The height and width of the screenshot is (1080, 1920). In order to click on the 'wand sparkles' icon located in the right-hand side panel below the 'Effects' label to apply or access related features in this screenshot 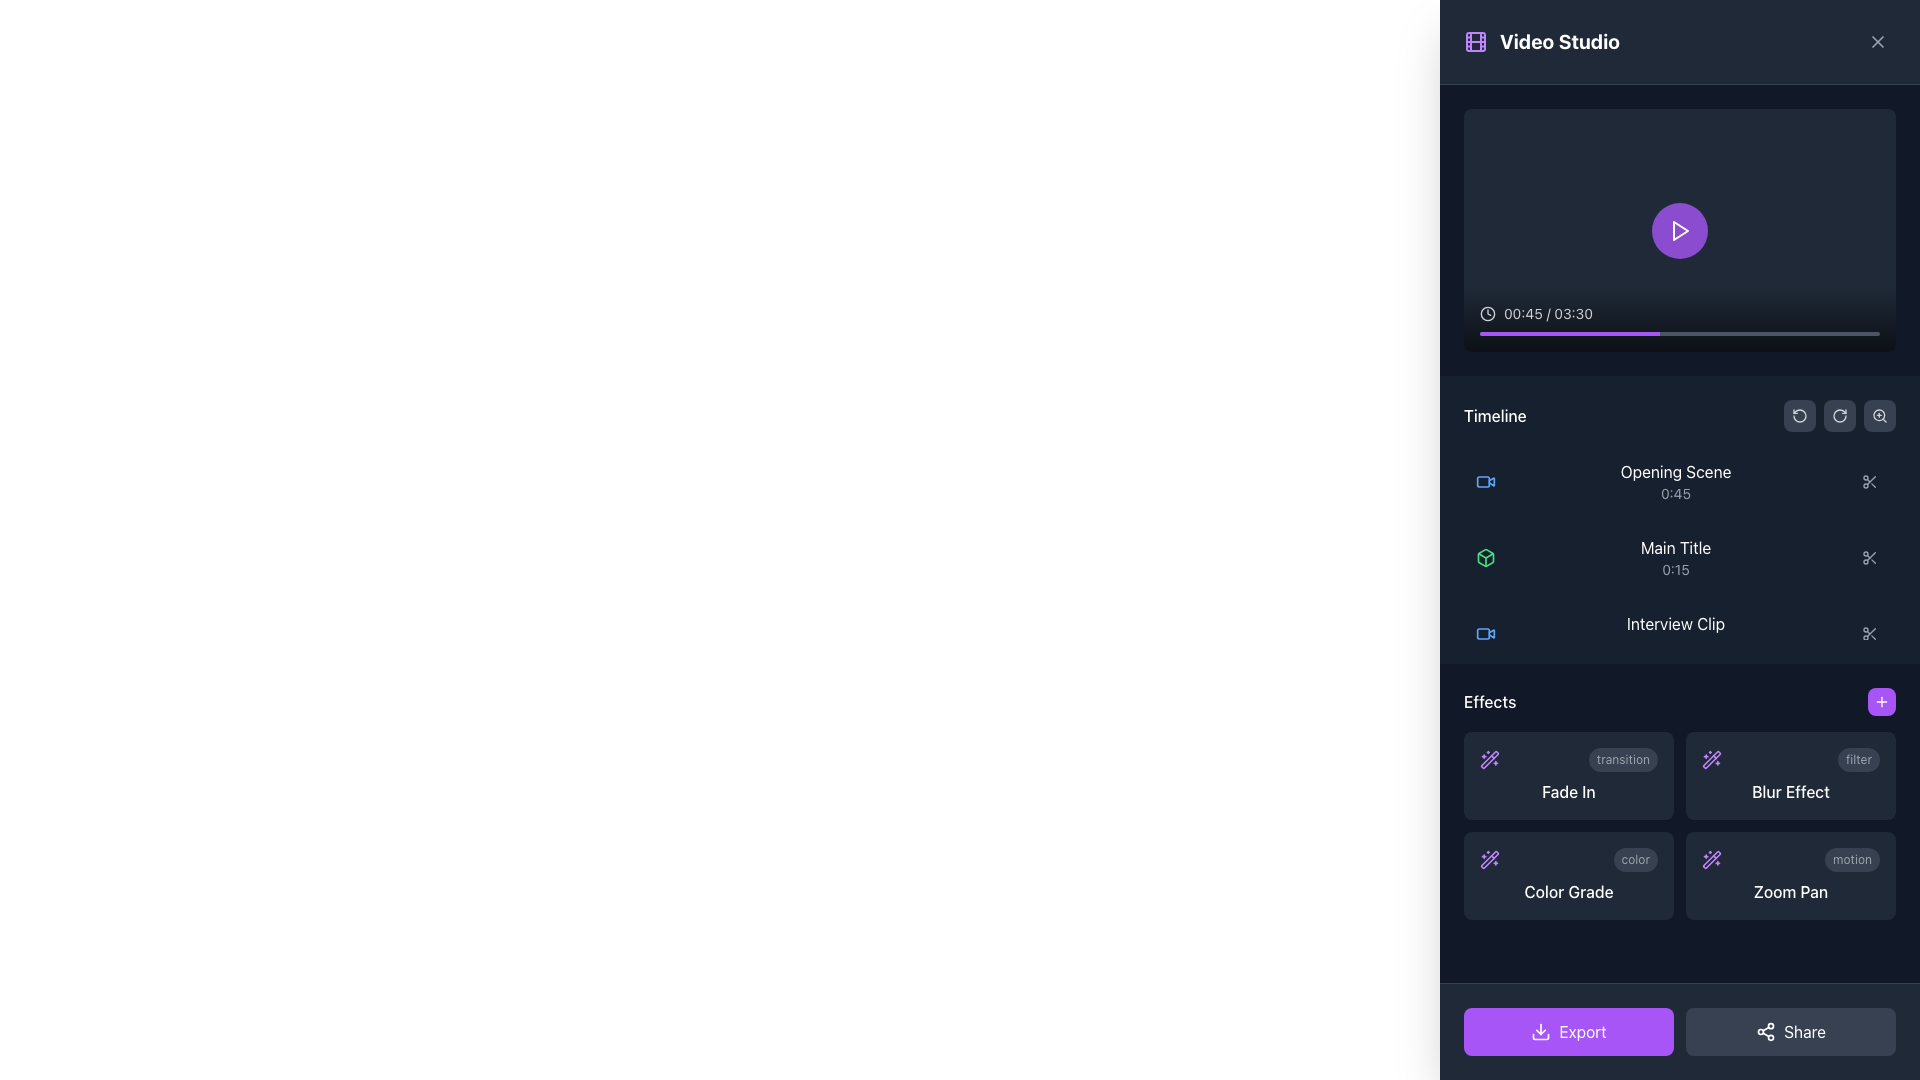, I will do `click(1489, 859)`.